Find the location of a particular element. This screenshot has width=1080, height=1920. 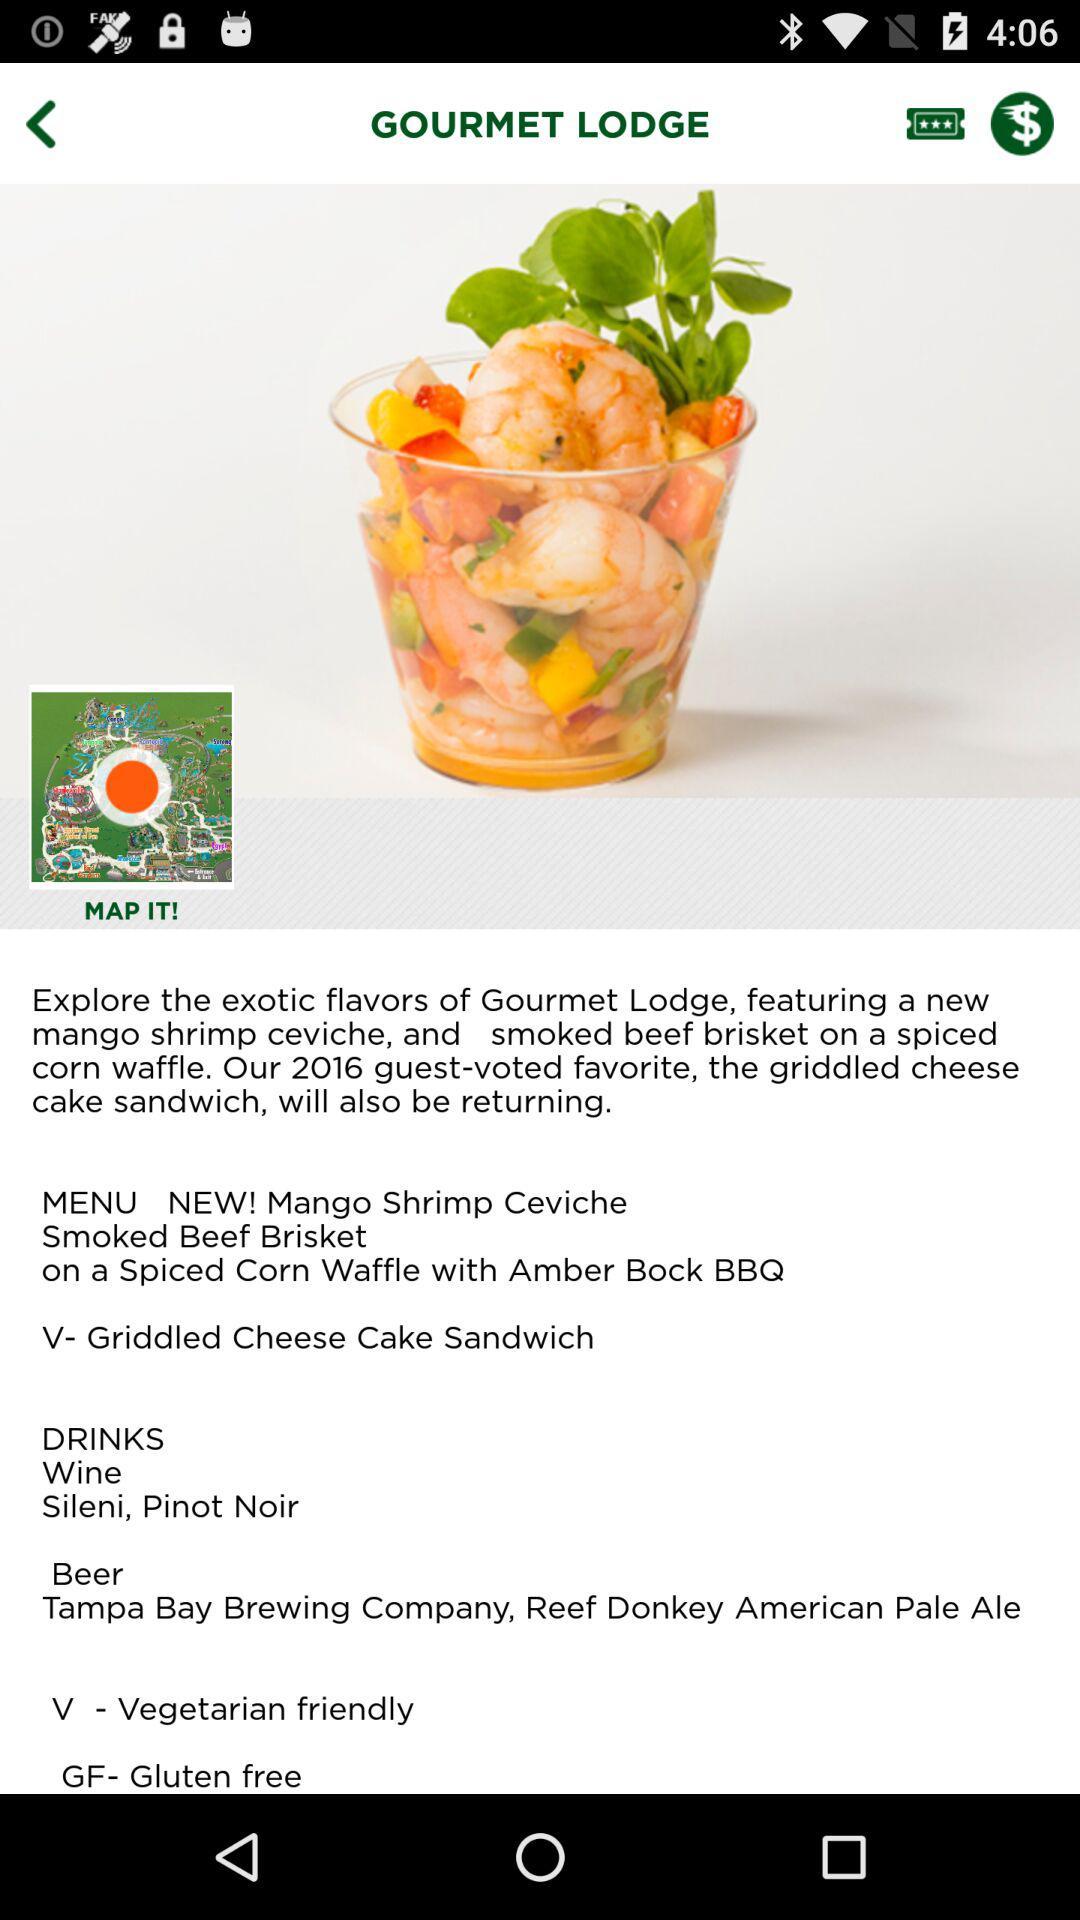

map button is located at coordinates (131, 786).